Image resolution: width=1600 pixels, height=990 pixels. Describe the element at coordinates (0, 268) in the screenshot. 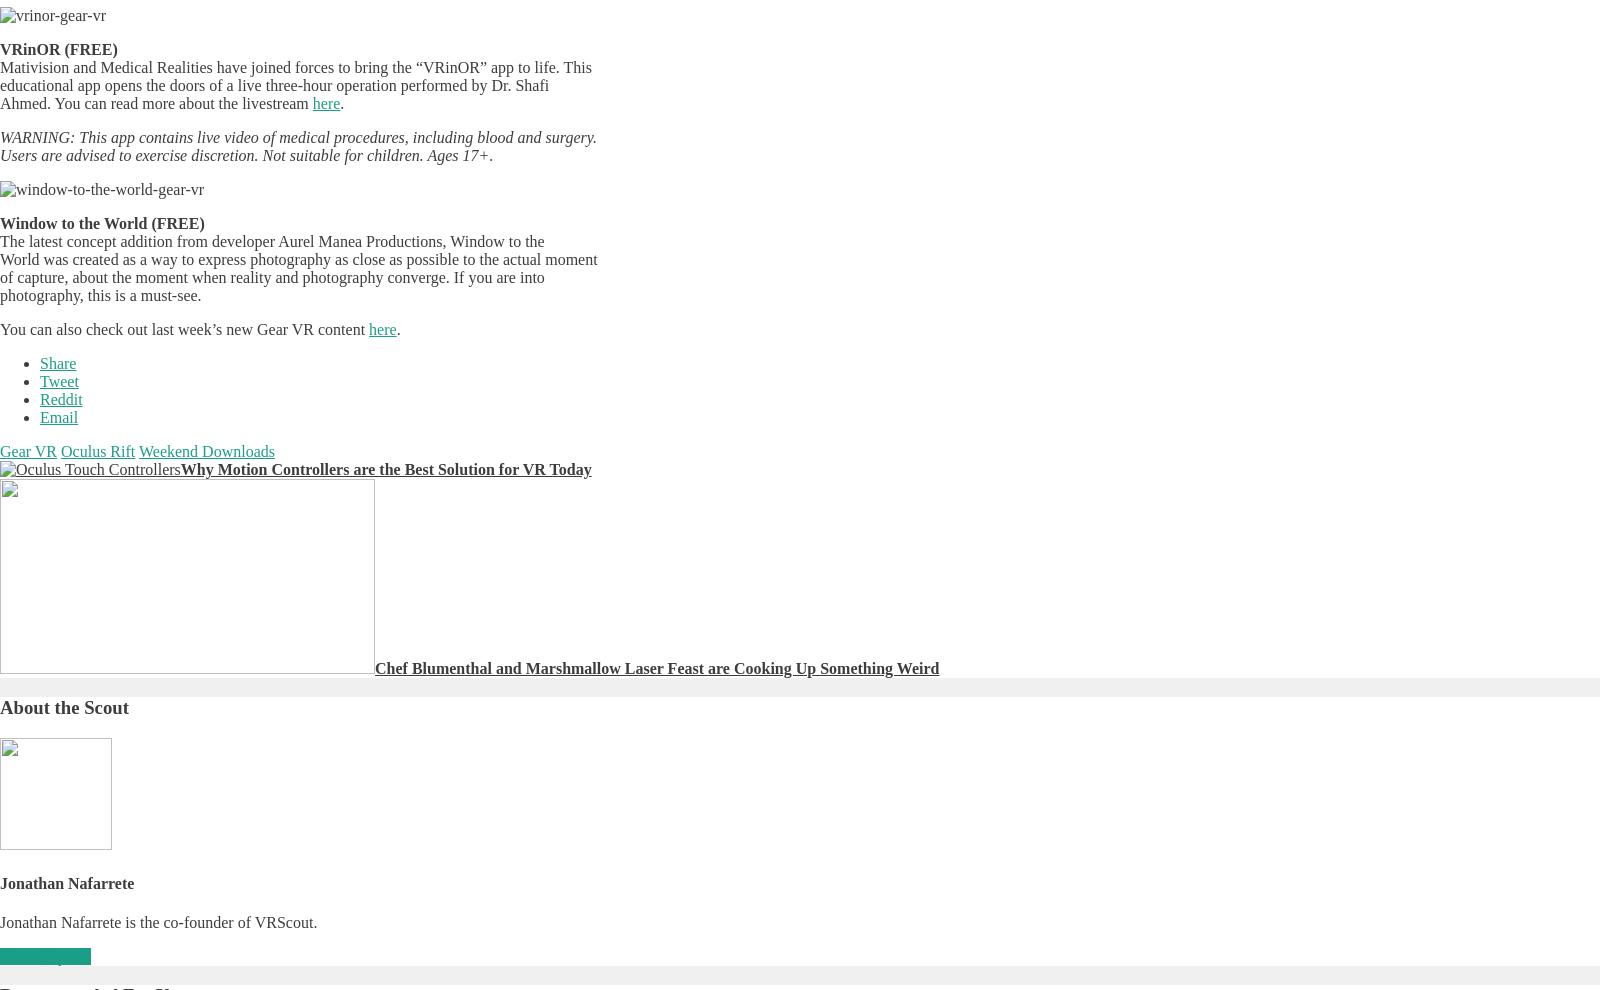

I see `'The latest concept addition from developer Aurel Manea Productions, Window to the World was created as a way to express photography as close as possible to the actual moment of capture, about the moment when reality and photography converge. If you are into photography, this is a must-see.'` at that location.